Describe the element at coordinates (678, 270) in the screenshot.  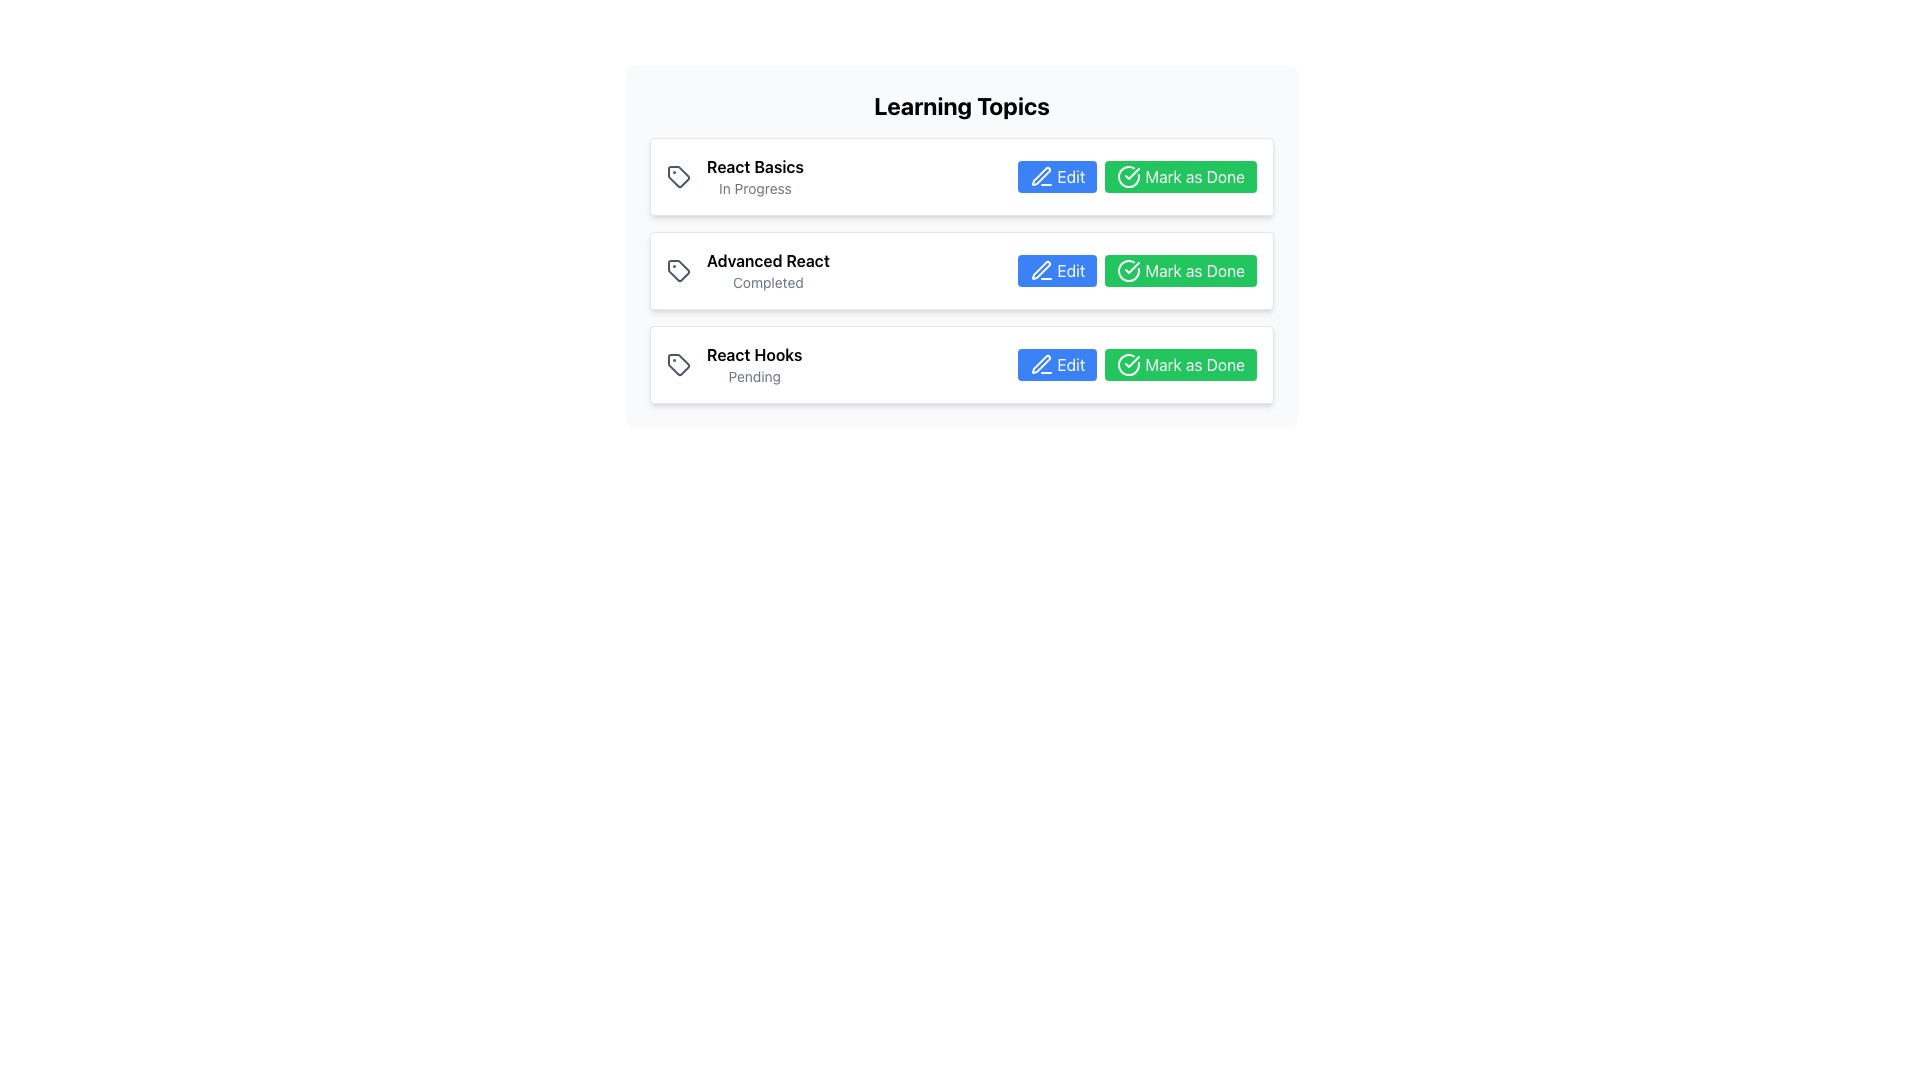
I see `the icon that visually distinguishes the row labeled 'Advanced React' and 'Completed', located on the left side adjacent to the text` at that location.